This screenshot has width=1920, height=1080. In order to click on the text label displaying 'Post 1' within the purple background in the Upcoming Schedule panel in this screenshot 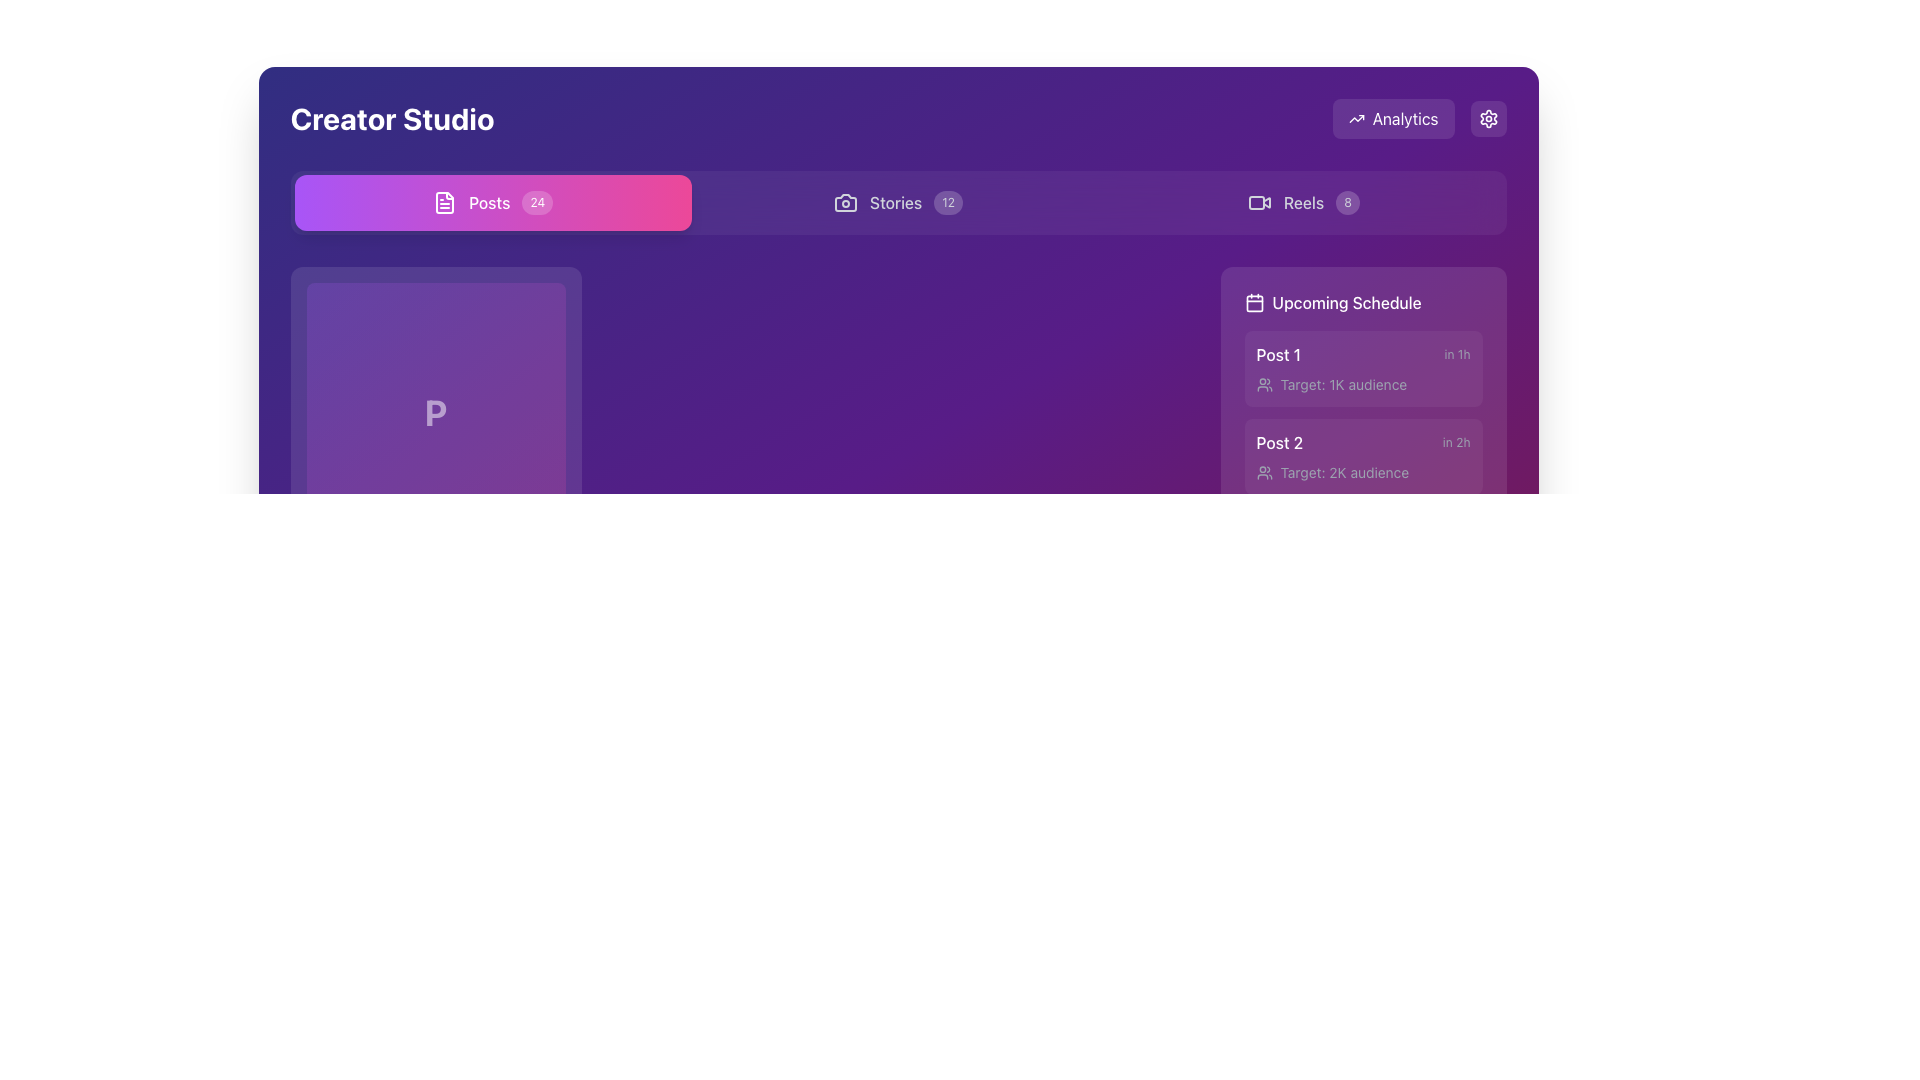, I will do `click(1277, 353)`.